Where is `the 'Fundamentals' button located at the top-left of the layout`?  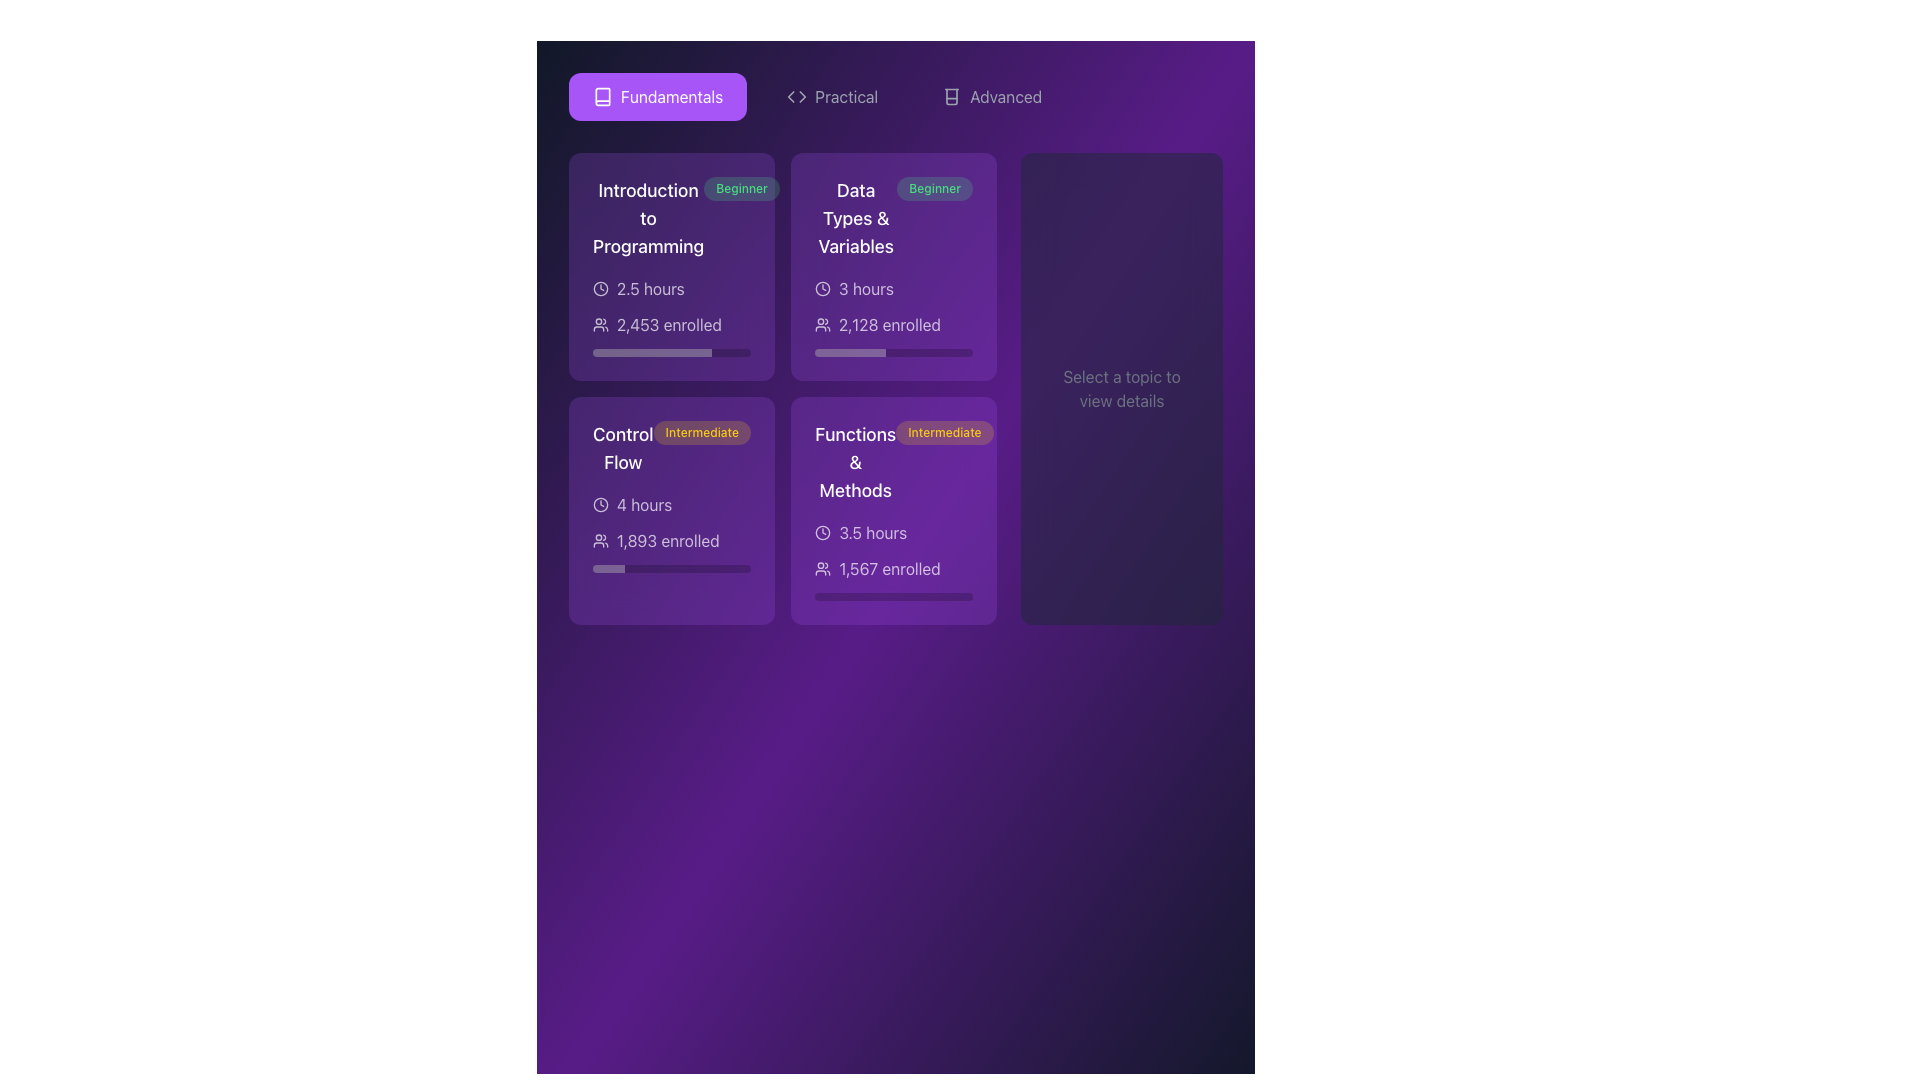 the 'Fundamentals' button located at the top-left of the layout is located at coordinates (657, 96).